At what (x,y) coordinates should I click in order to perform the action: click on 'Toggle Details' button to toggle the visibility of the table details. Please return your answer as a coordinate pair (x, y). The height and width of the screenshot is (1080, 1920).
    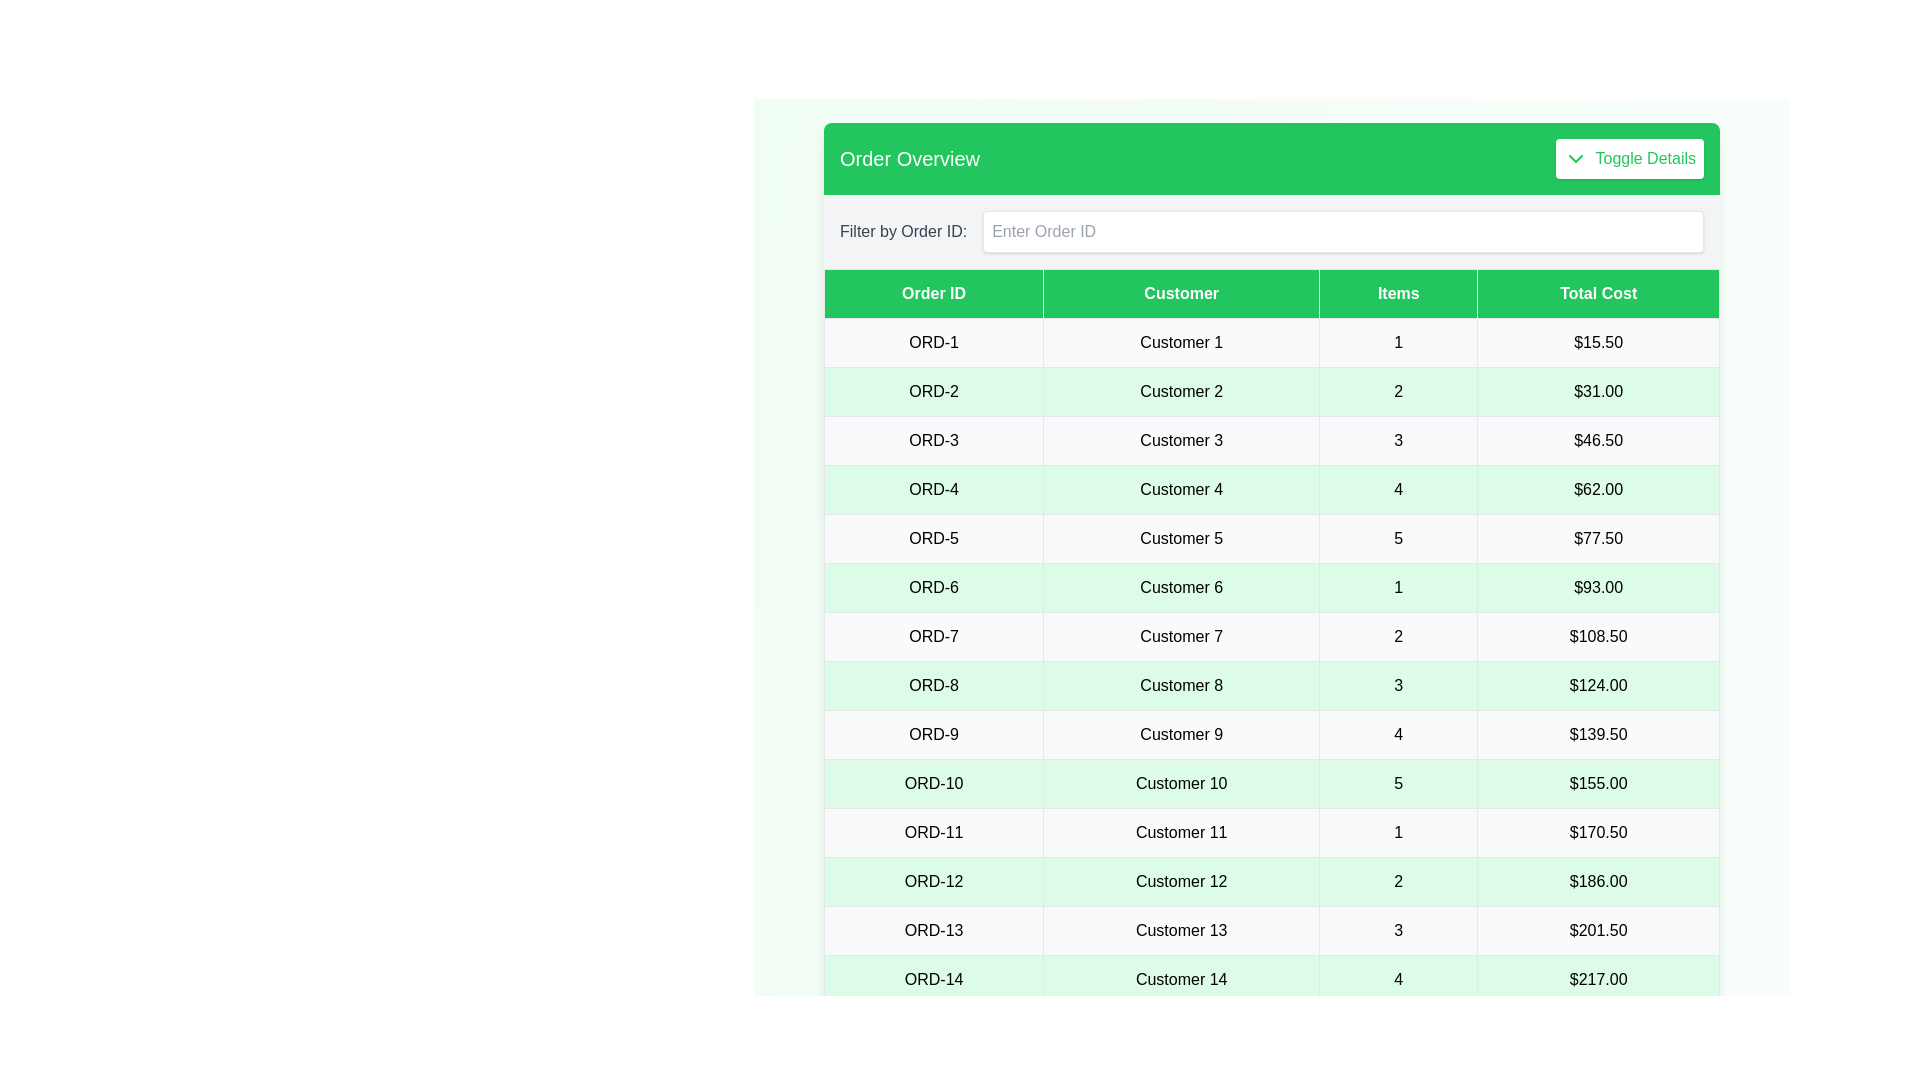
    Looking at the image, I should click on (1629, 157).